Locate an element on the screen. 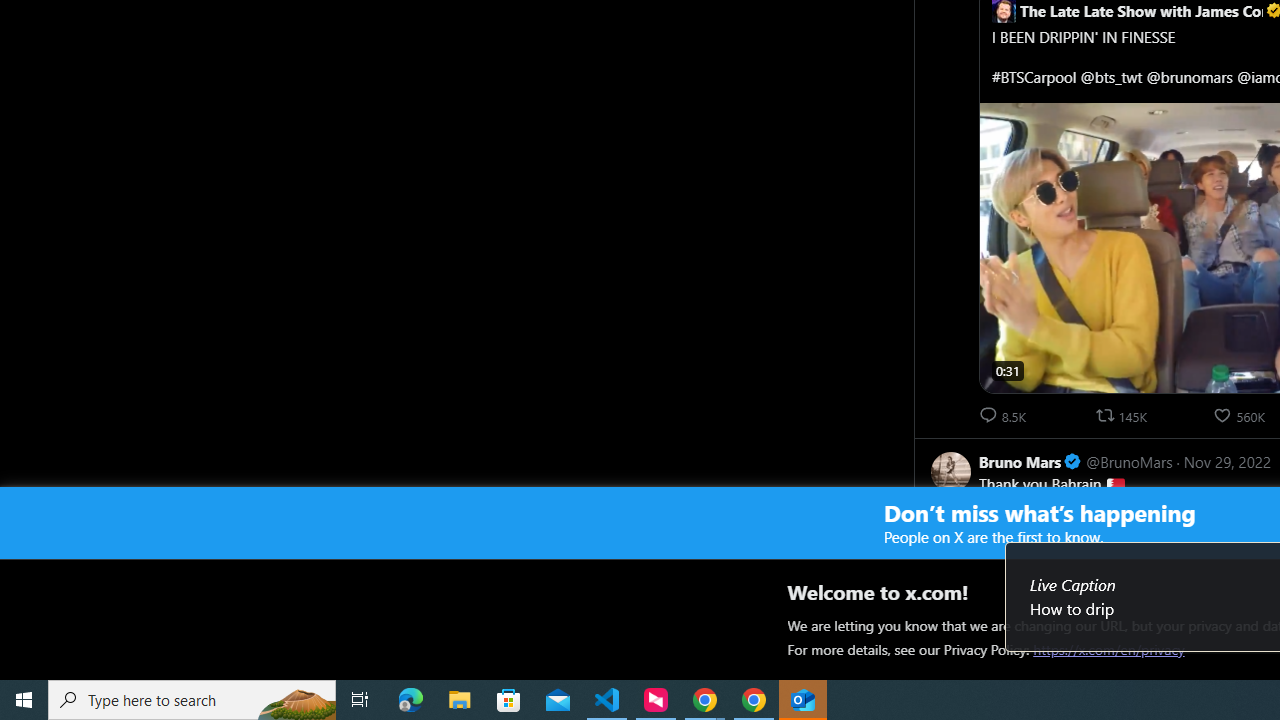 Image resolution: width=1280 pixels, height=720 pixels. '@BrunoMars' is located at coordinates (1128, 461).